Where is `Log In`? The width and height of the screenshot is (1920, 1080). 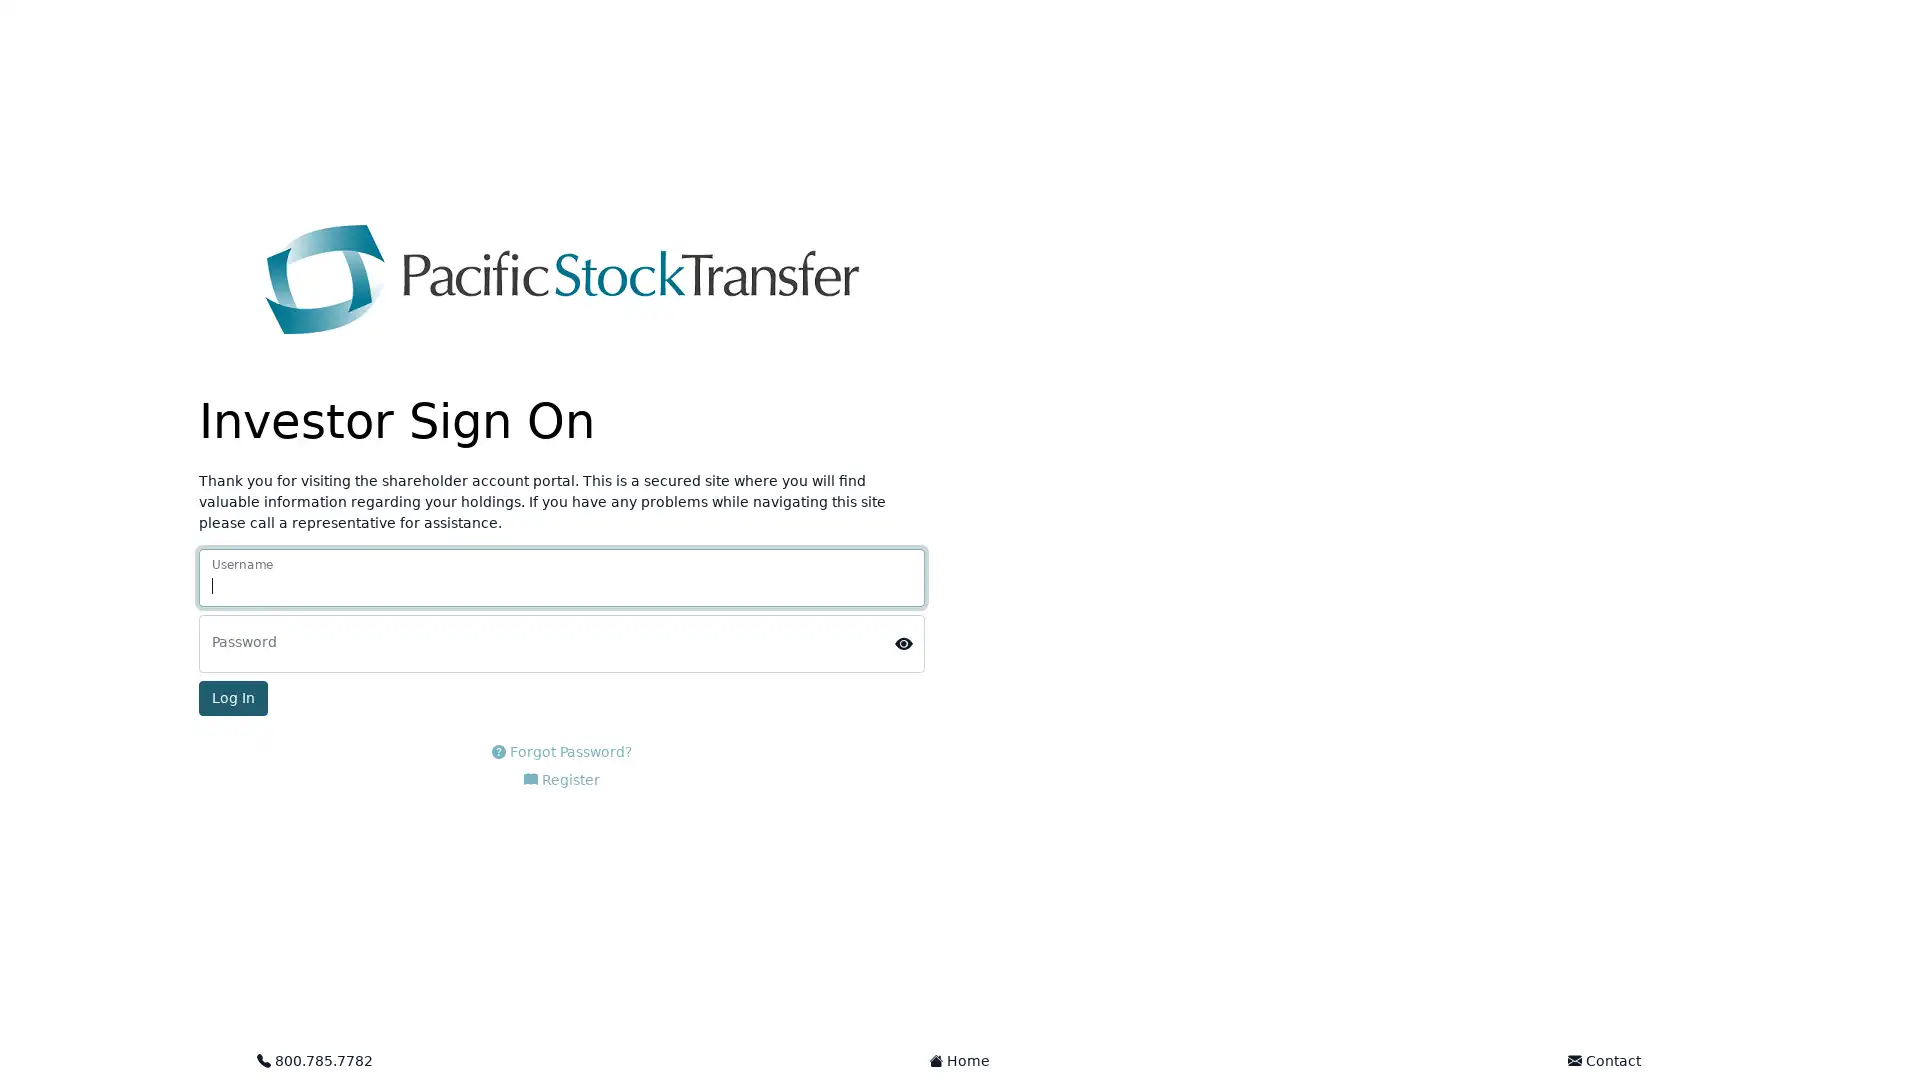 Log In is located at coordinates (233, 697).